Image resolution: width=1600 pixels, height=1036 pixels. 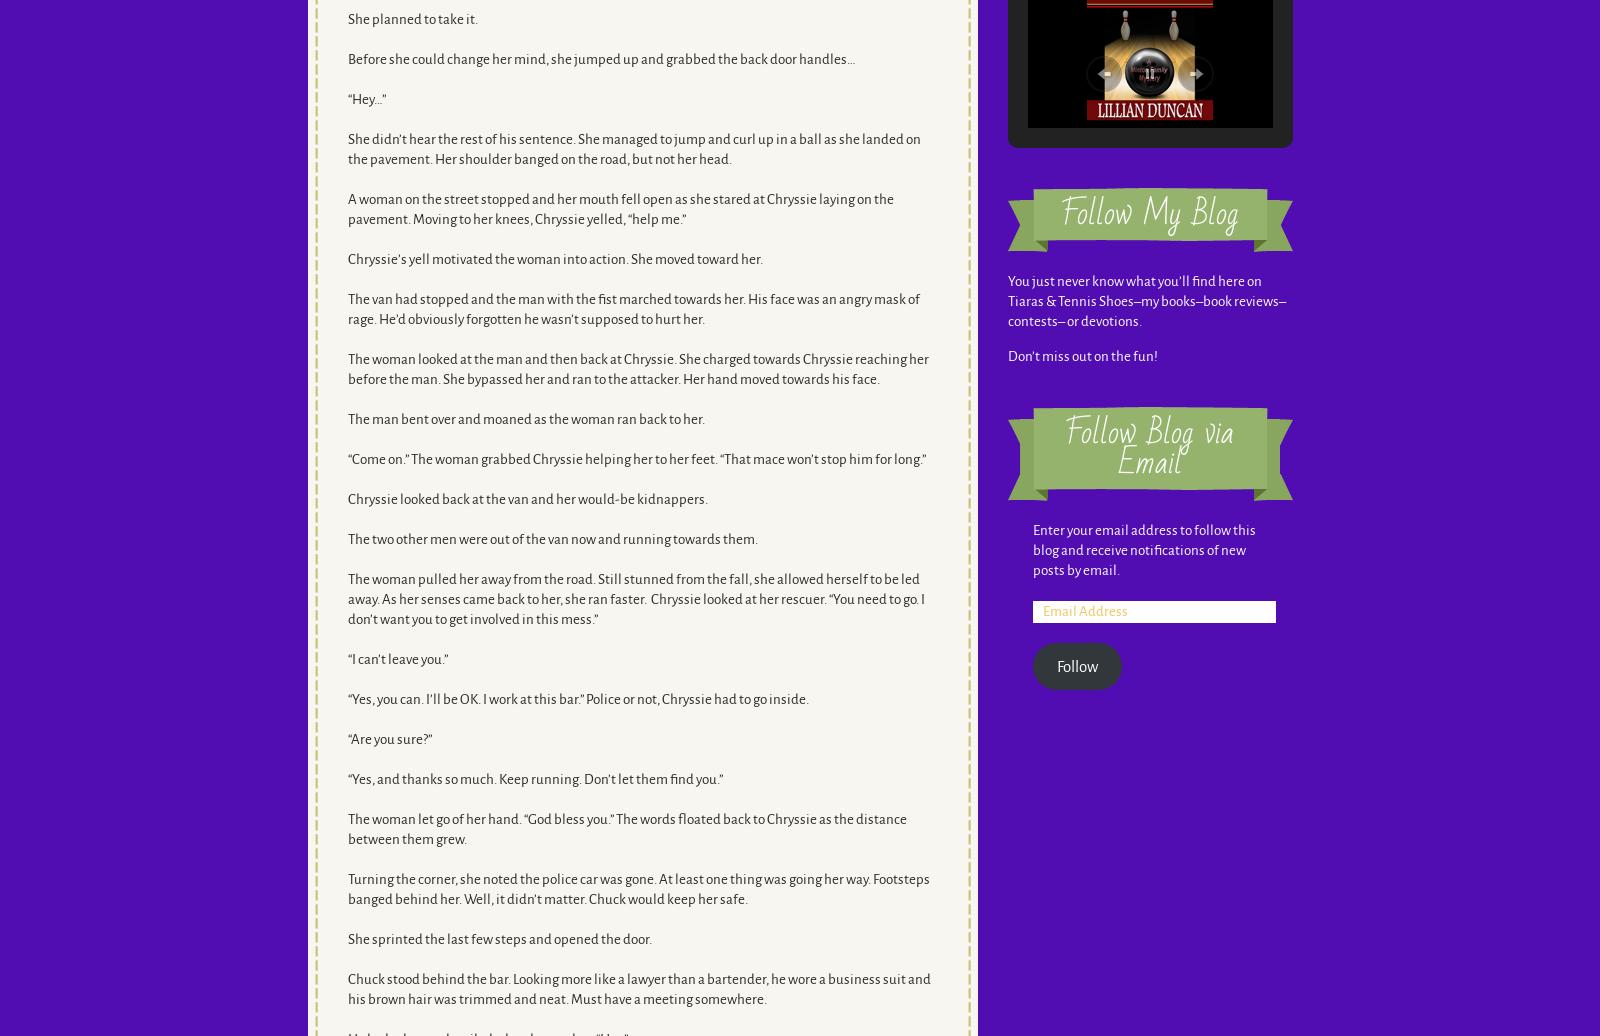 What do you see at coordinates (1149, 214) in the screenshot?
I see `'Follow My Blog'` at bounding box center [1149, 214].